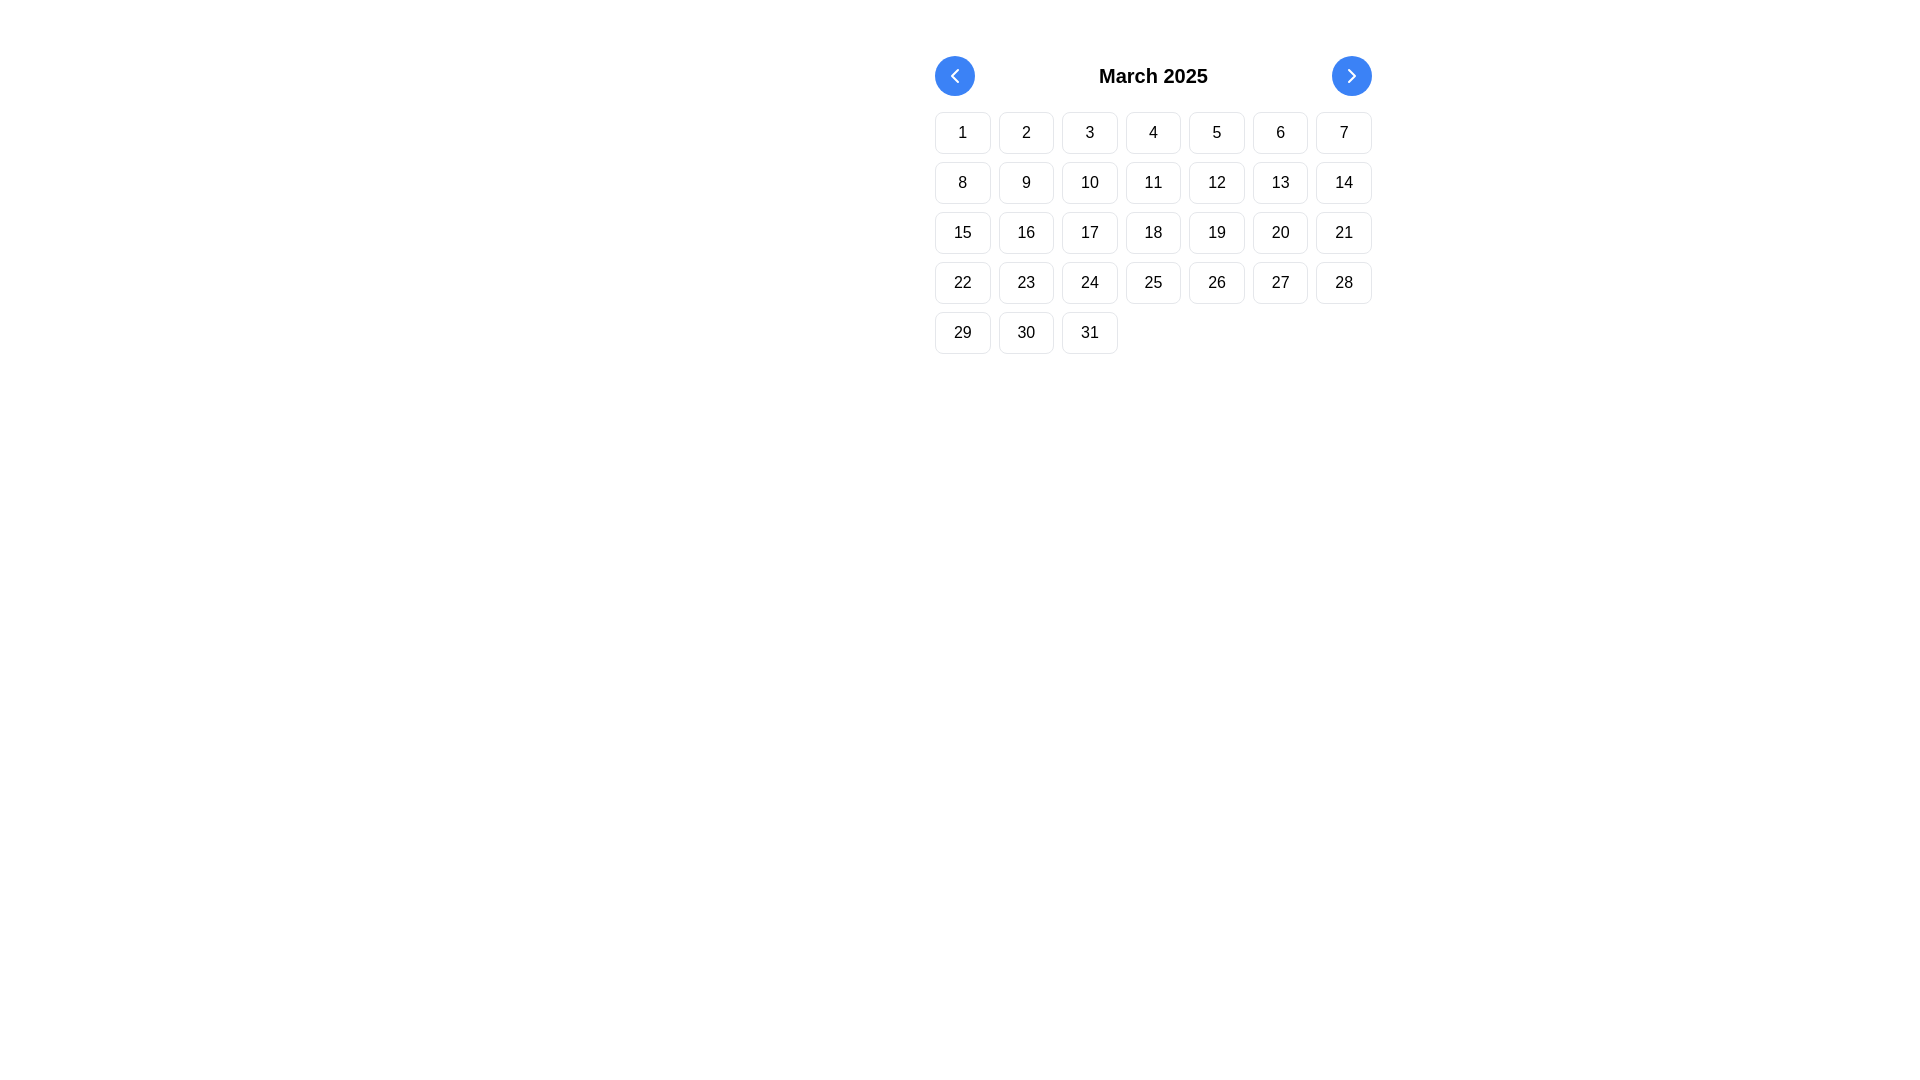 Image resolution: width=1920 pixels, height=1080 pixels. I want to click on the day represented by the numeric text in the rounded box located in the second row and first column of the calendar grid, so click(962, 182).